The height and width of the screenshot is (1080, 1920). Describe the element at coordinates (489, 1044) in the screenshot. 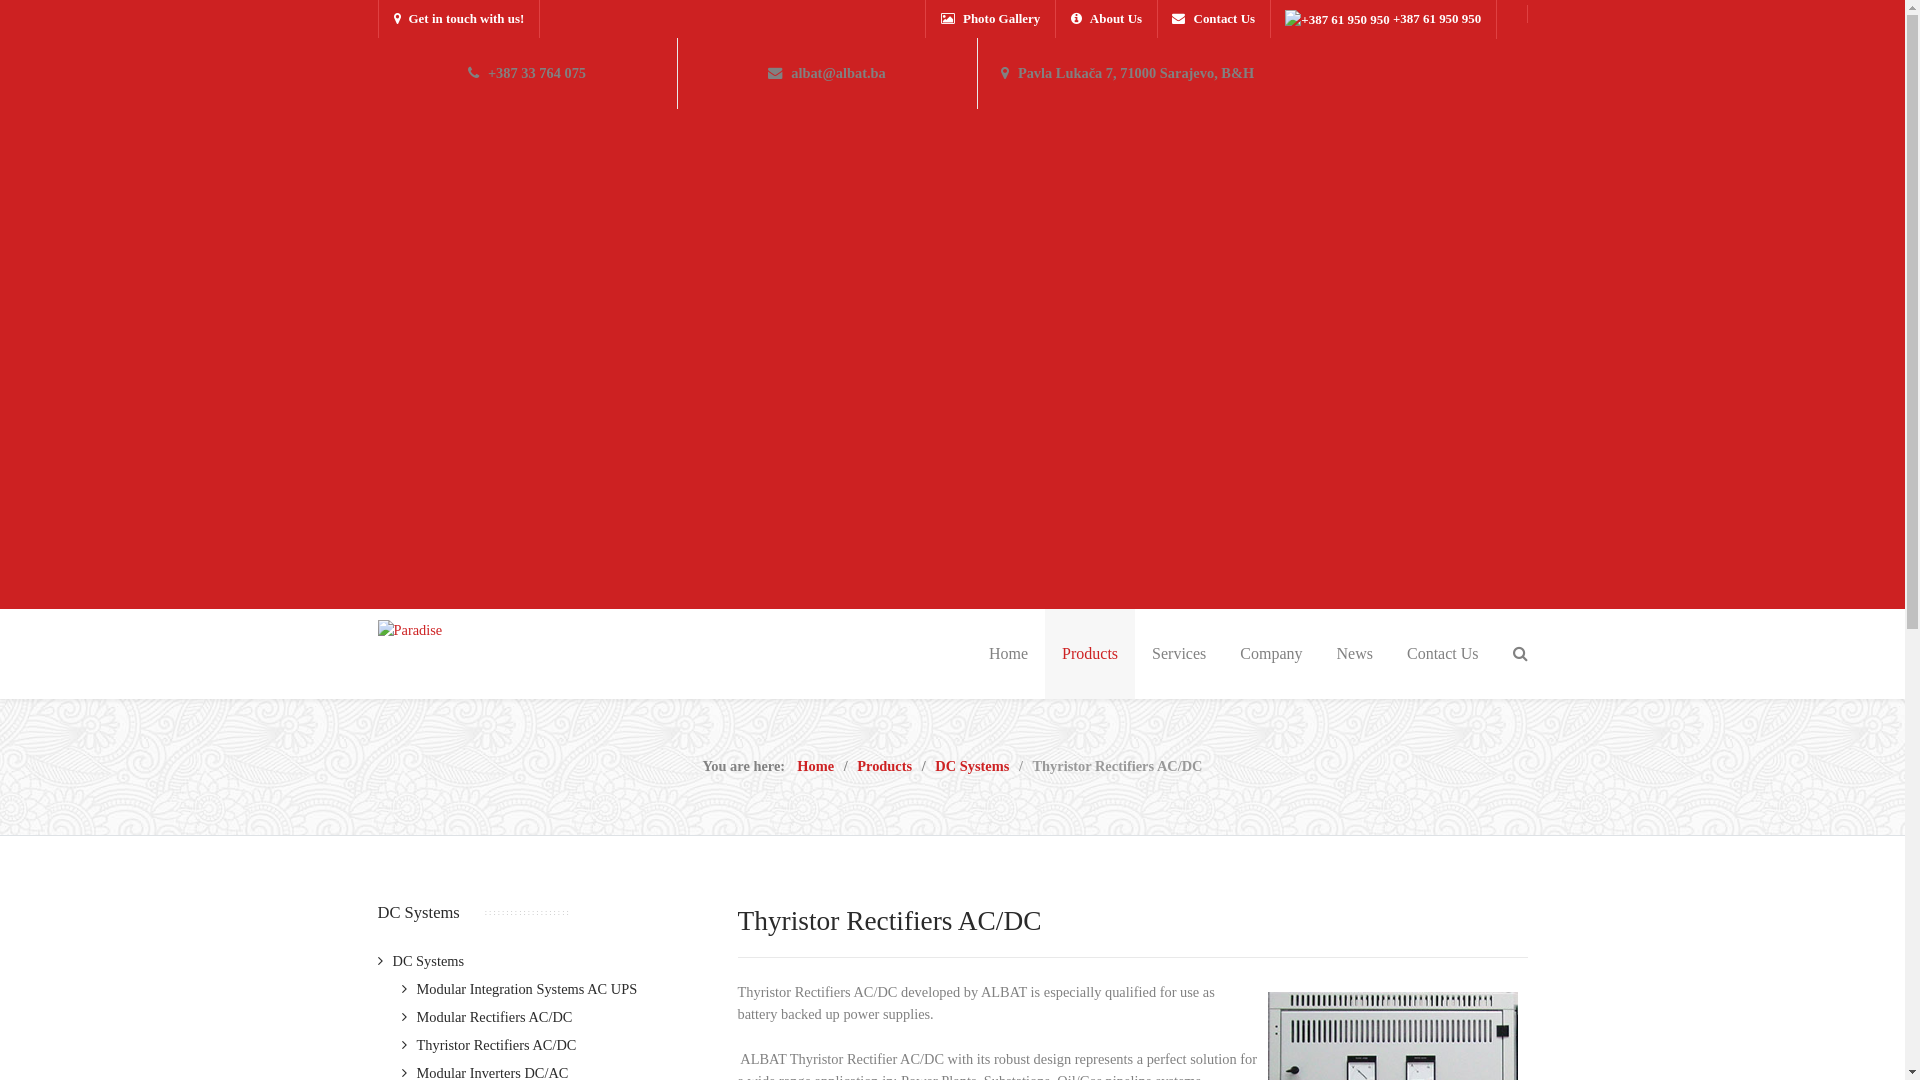

I see `'Thyristor Rectifiers AC/DC'` at that location.